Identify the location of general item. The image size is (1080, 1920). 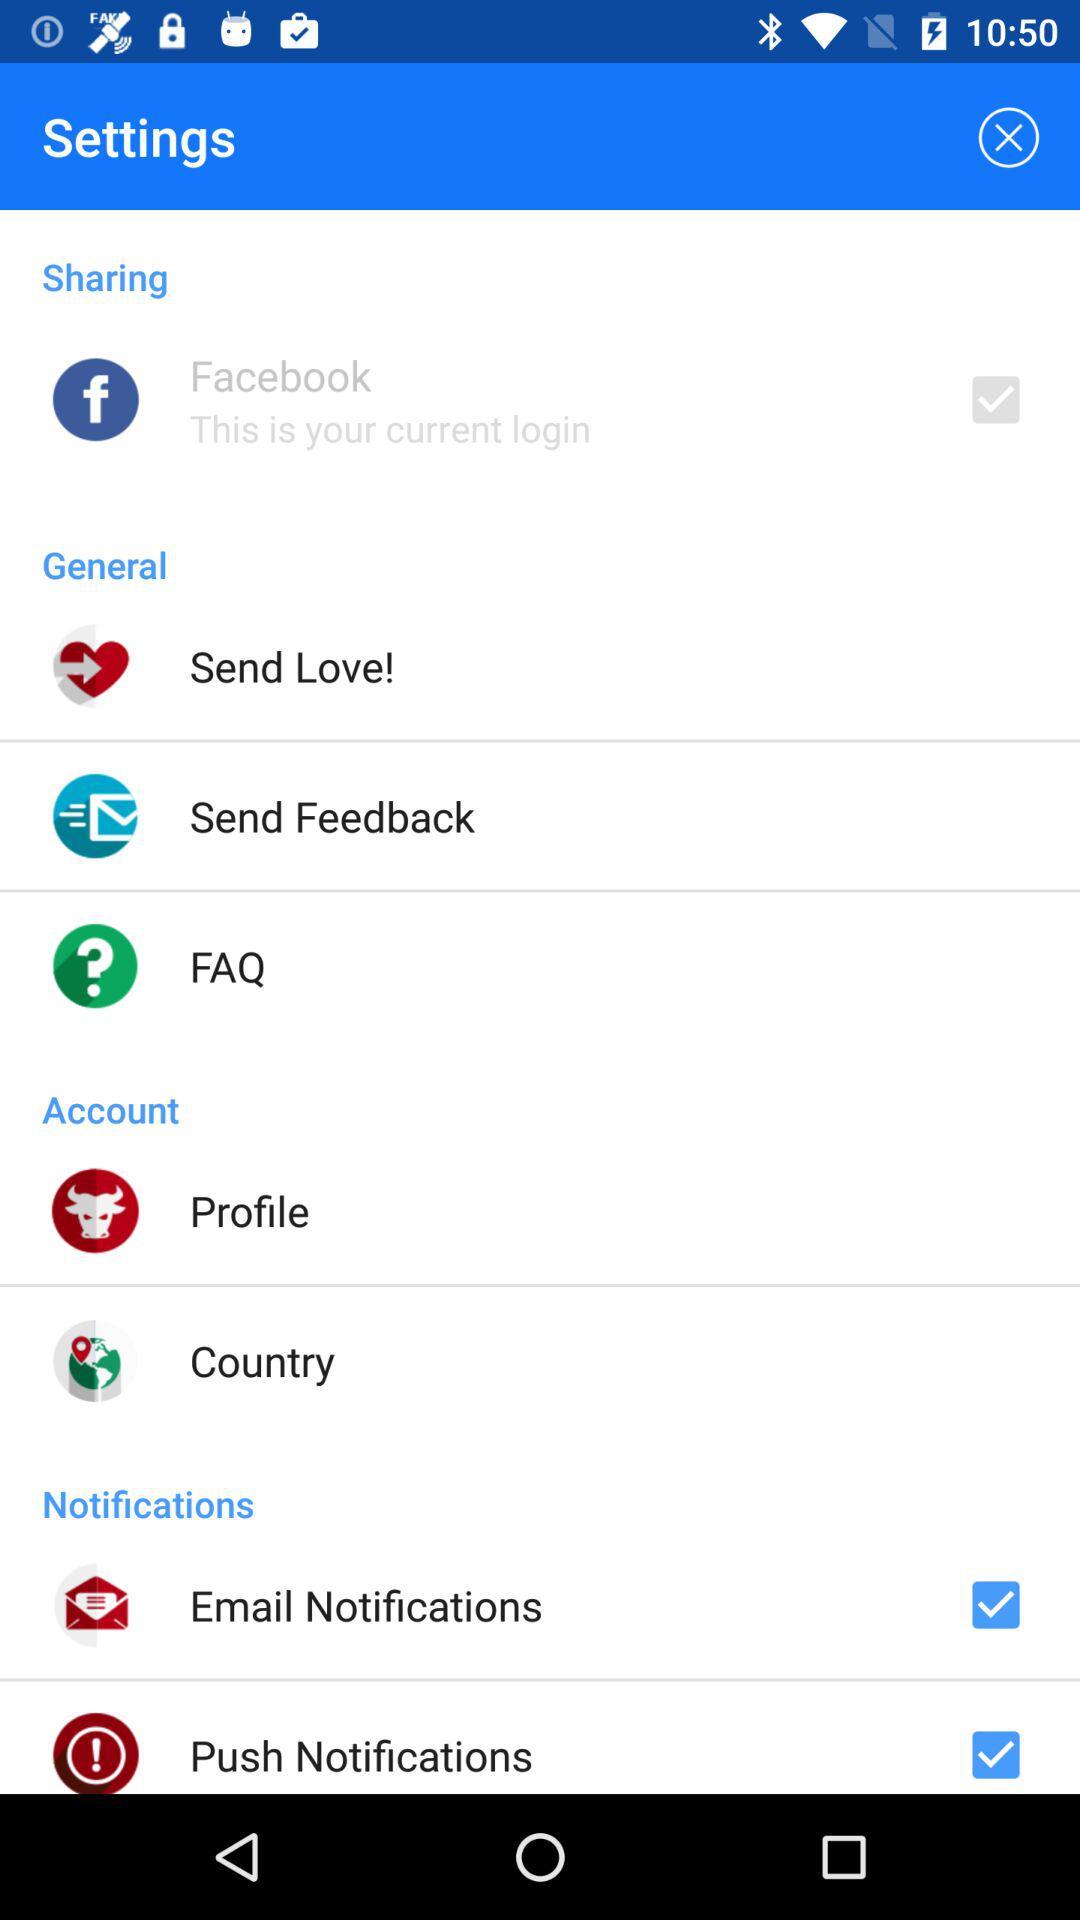
(540, 543).